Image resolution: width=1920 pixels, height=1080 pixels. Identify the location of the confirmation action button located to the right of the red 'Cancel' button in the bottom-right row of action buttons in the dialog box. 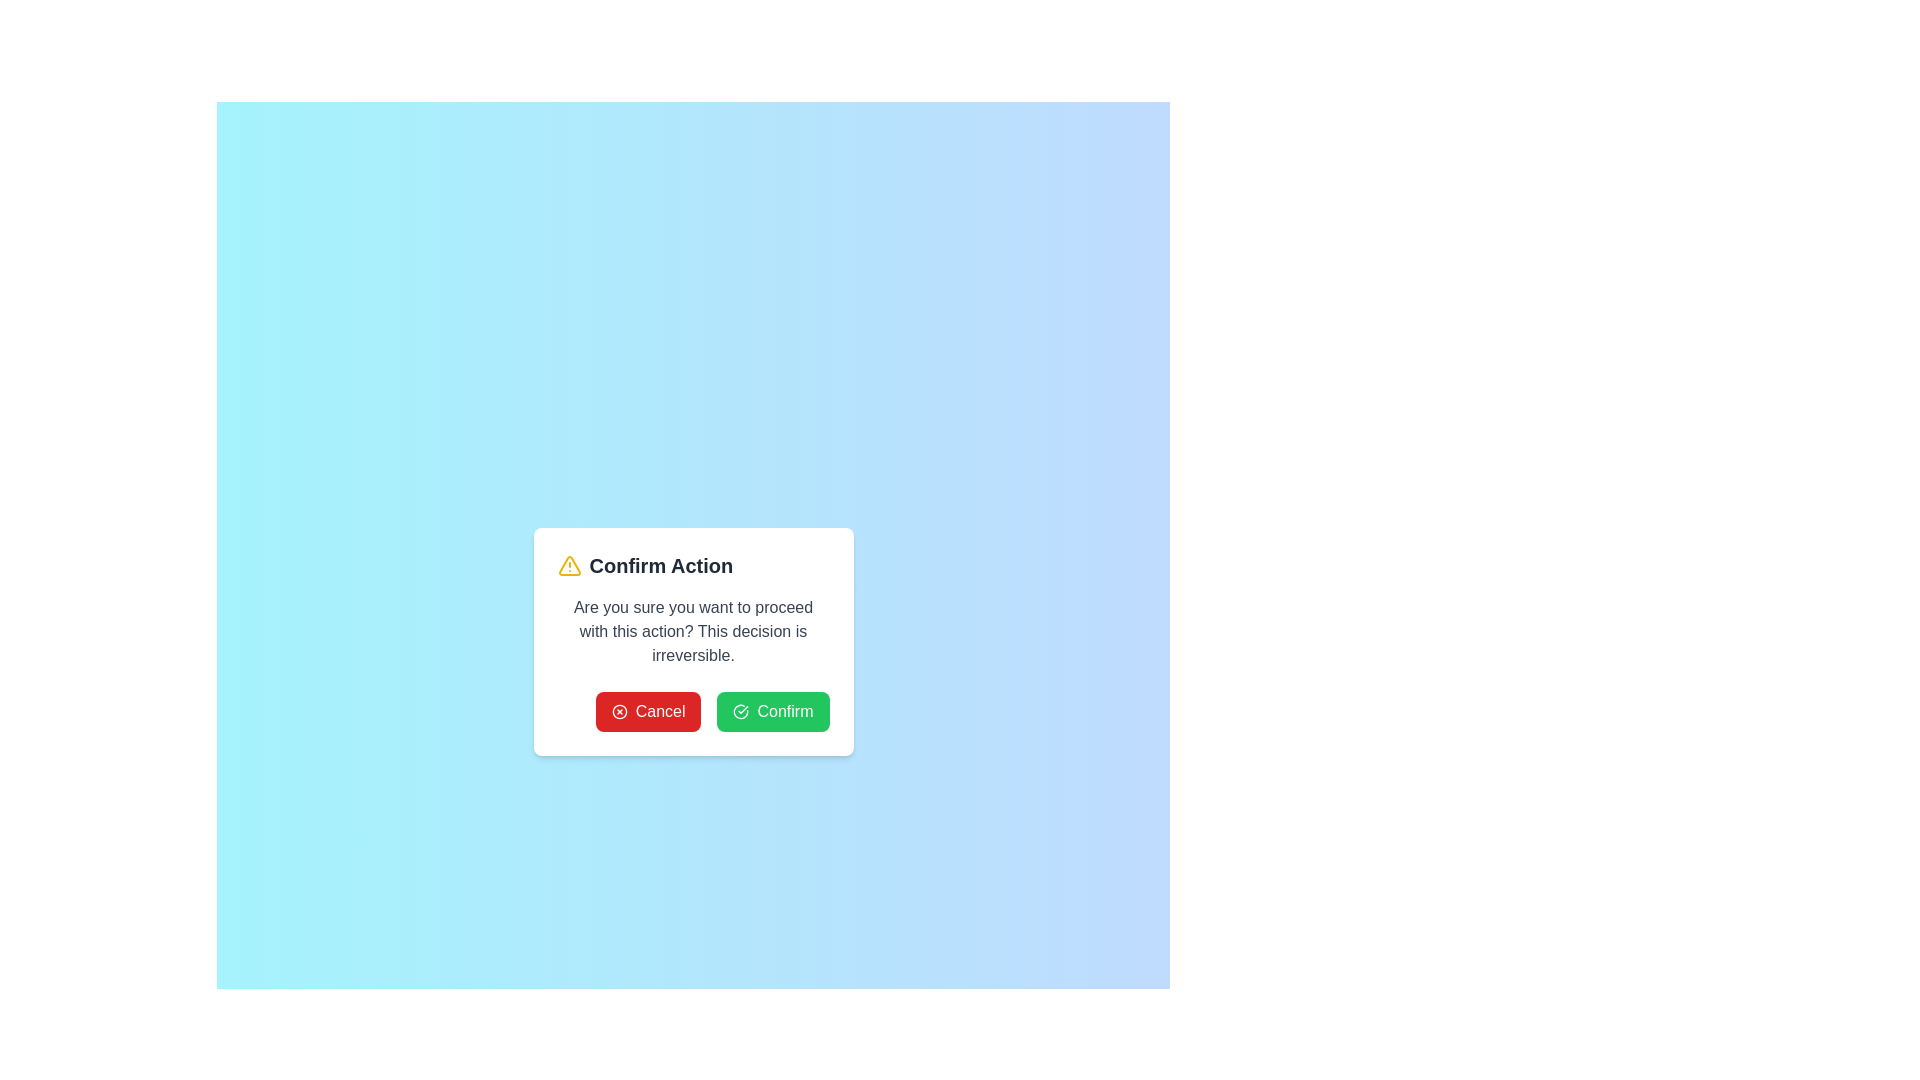
(772, 711).